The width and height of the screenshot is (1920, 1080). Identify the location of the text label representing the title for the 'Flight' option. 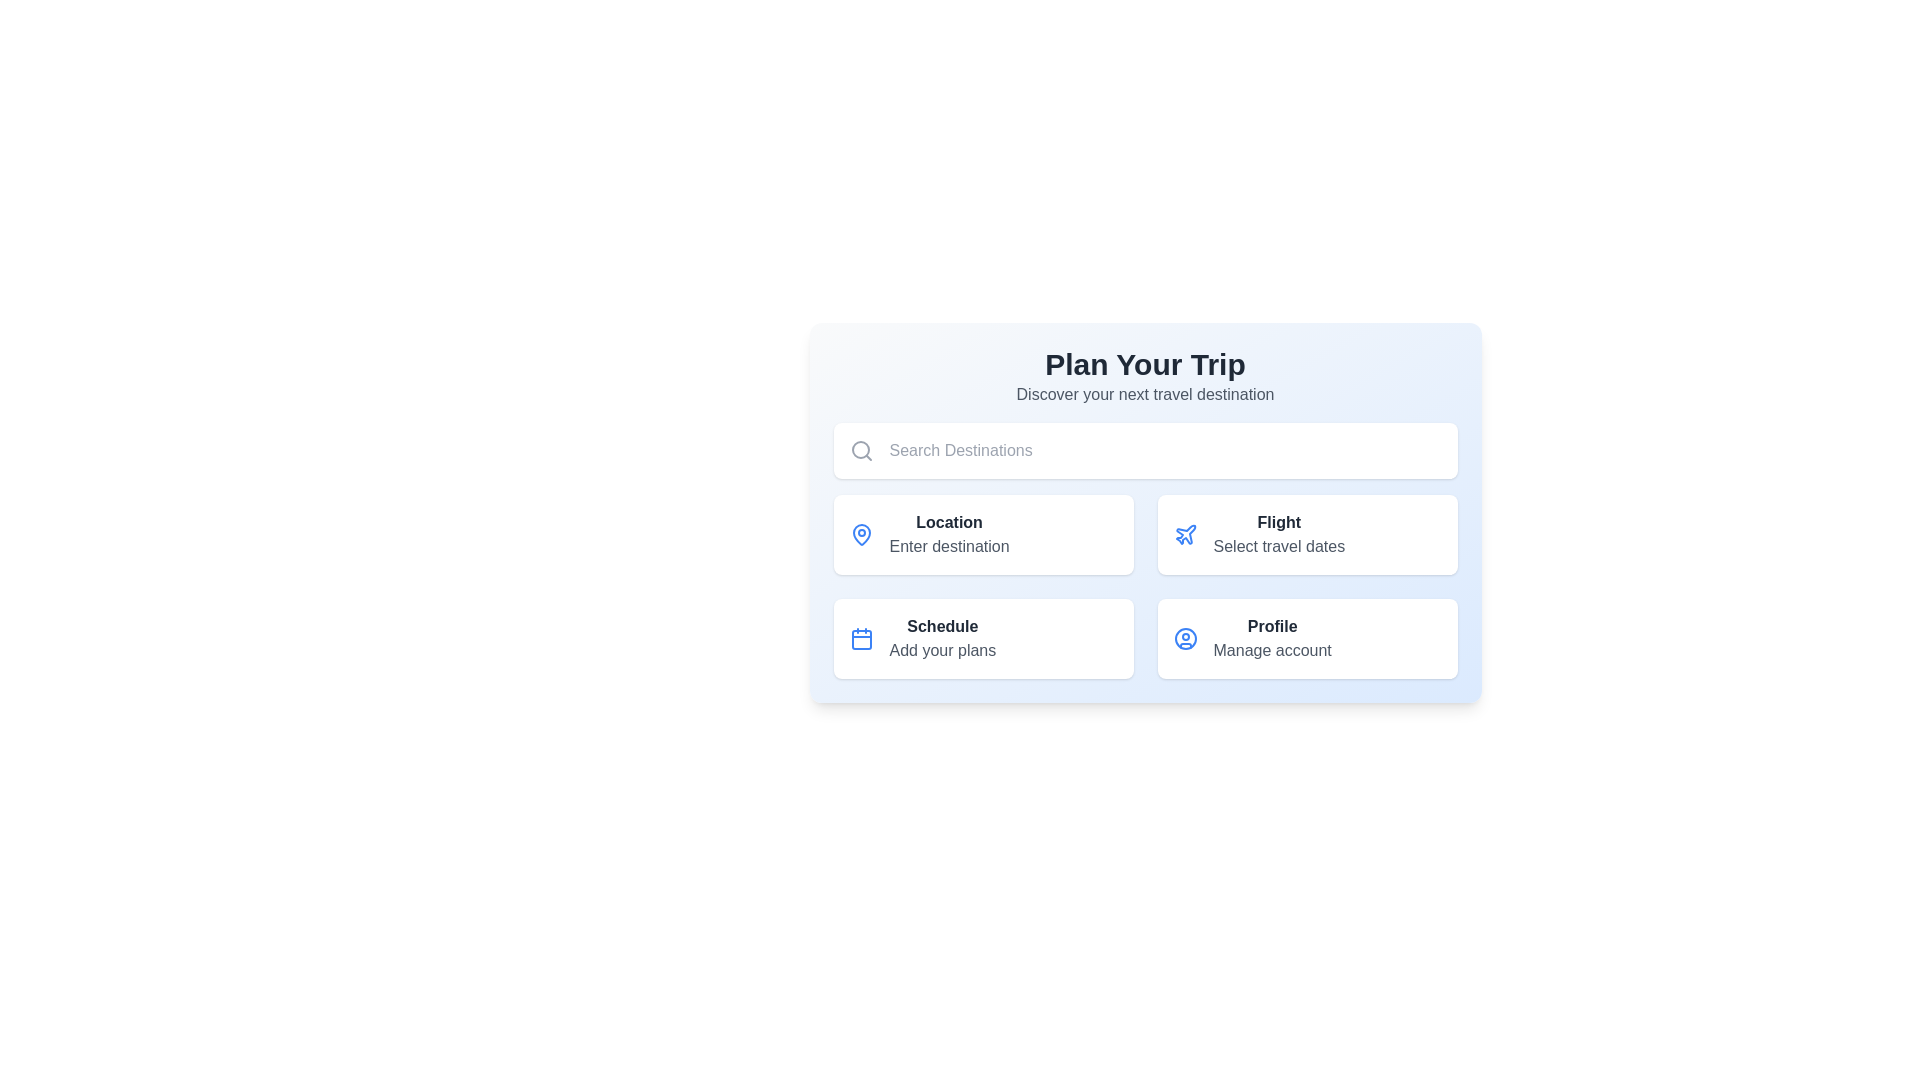
(1278, 522).